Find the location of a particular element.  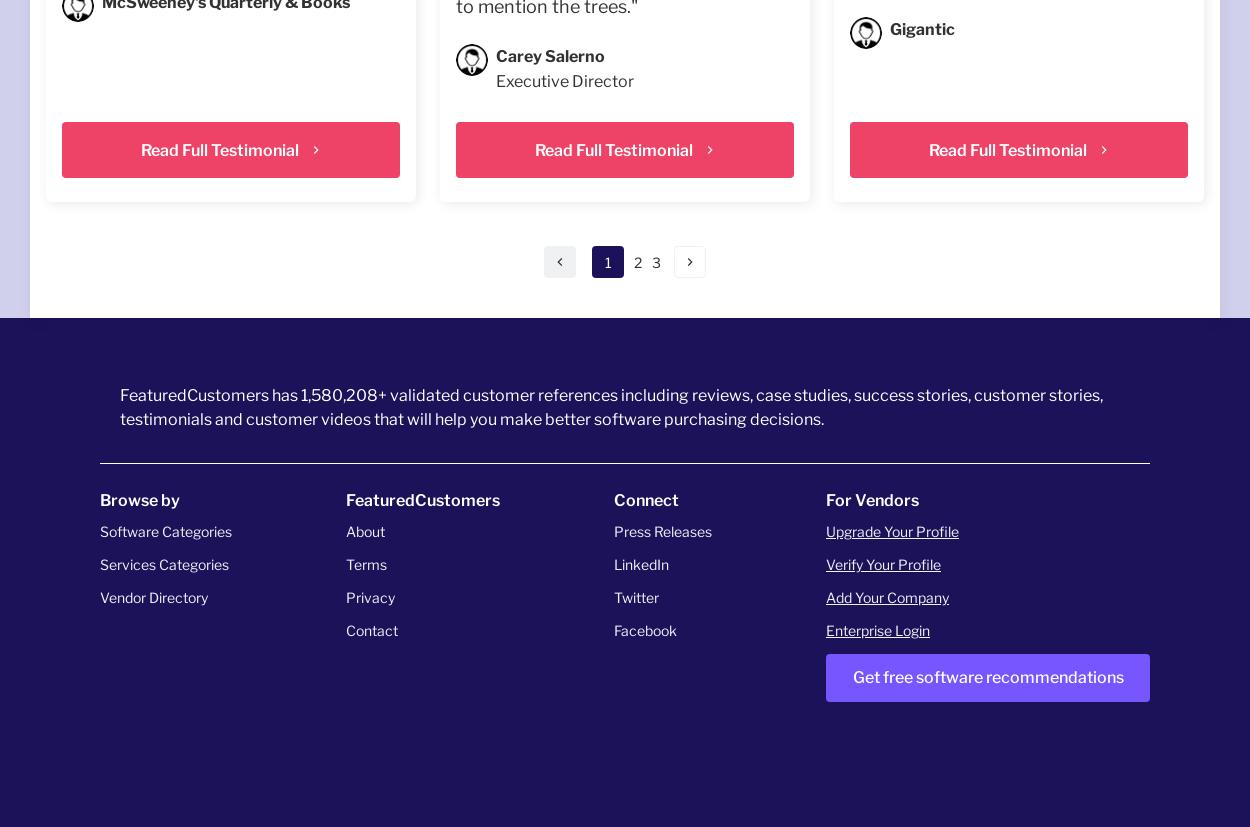

'Facebook' is located at coordinates (645, 629).